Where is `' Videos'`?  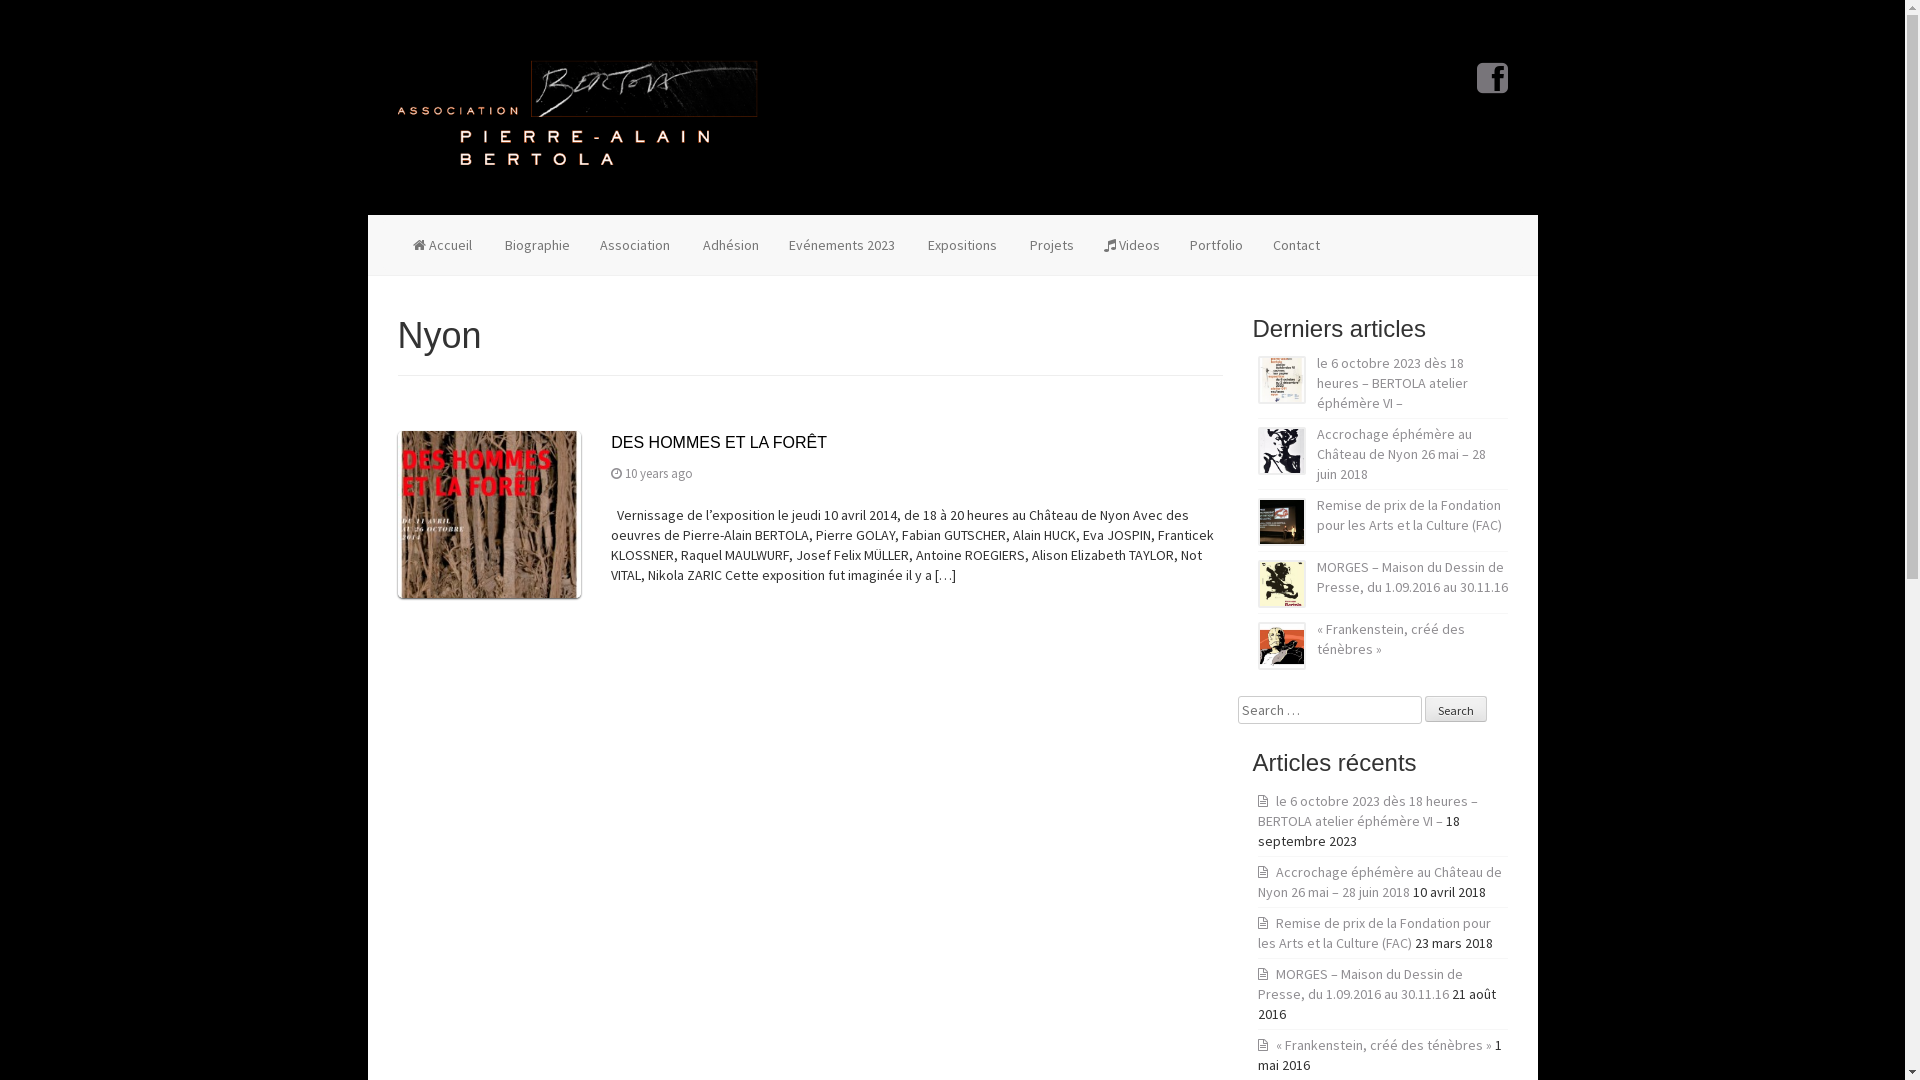
' Videos' is located at coordinates (1131, 244).